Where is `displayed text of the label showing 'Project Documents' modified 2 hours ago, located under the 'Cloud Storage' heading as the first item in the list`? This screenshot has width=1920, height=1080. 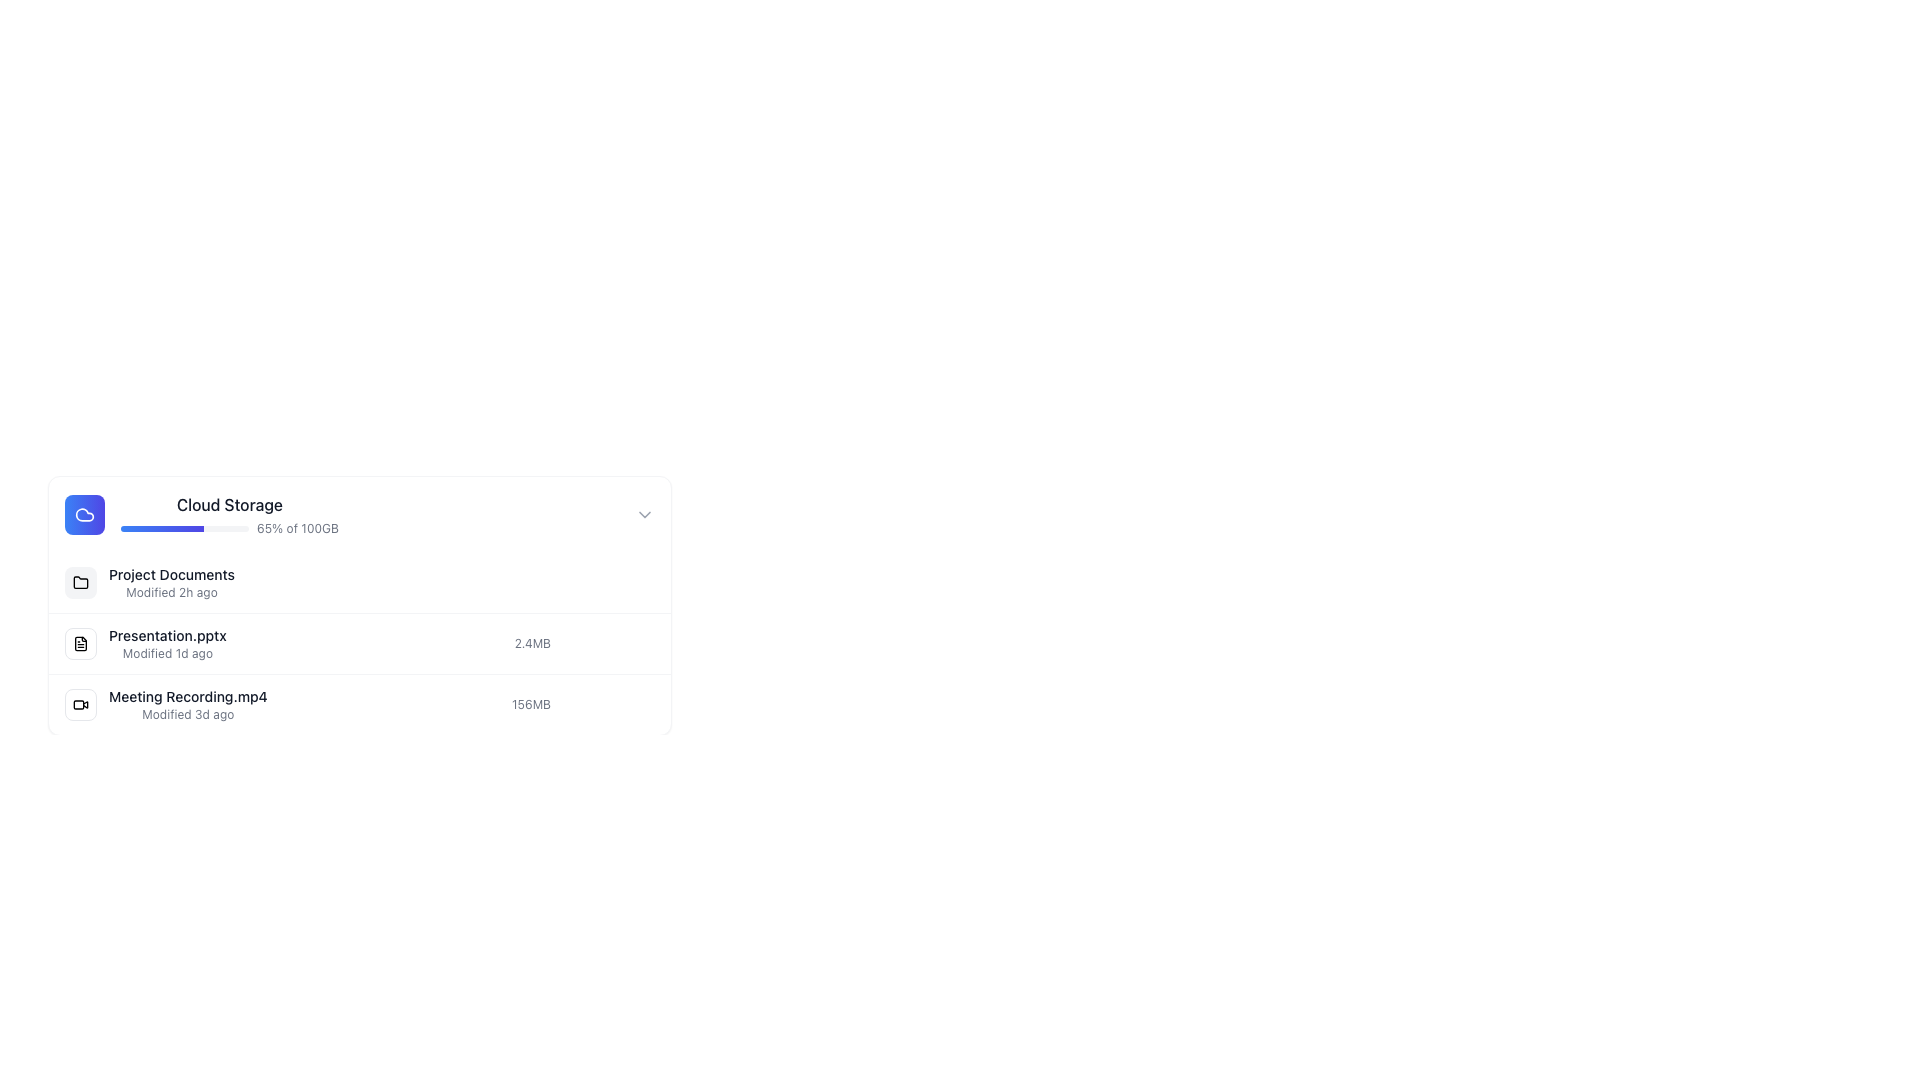
displayed text of the label showing 'Project Documents' modified 2 hours ago, located under the 'Cloud Storage' heading as the first item in the list is located at coordinates (172, 582).